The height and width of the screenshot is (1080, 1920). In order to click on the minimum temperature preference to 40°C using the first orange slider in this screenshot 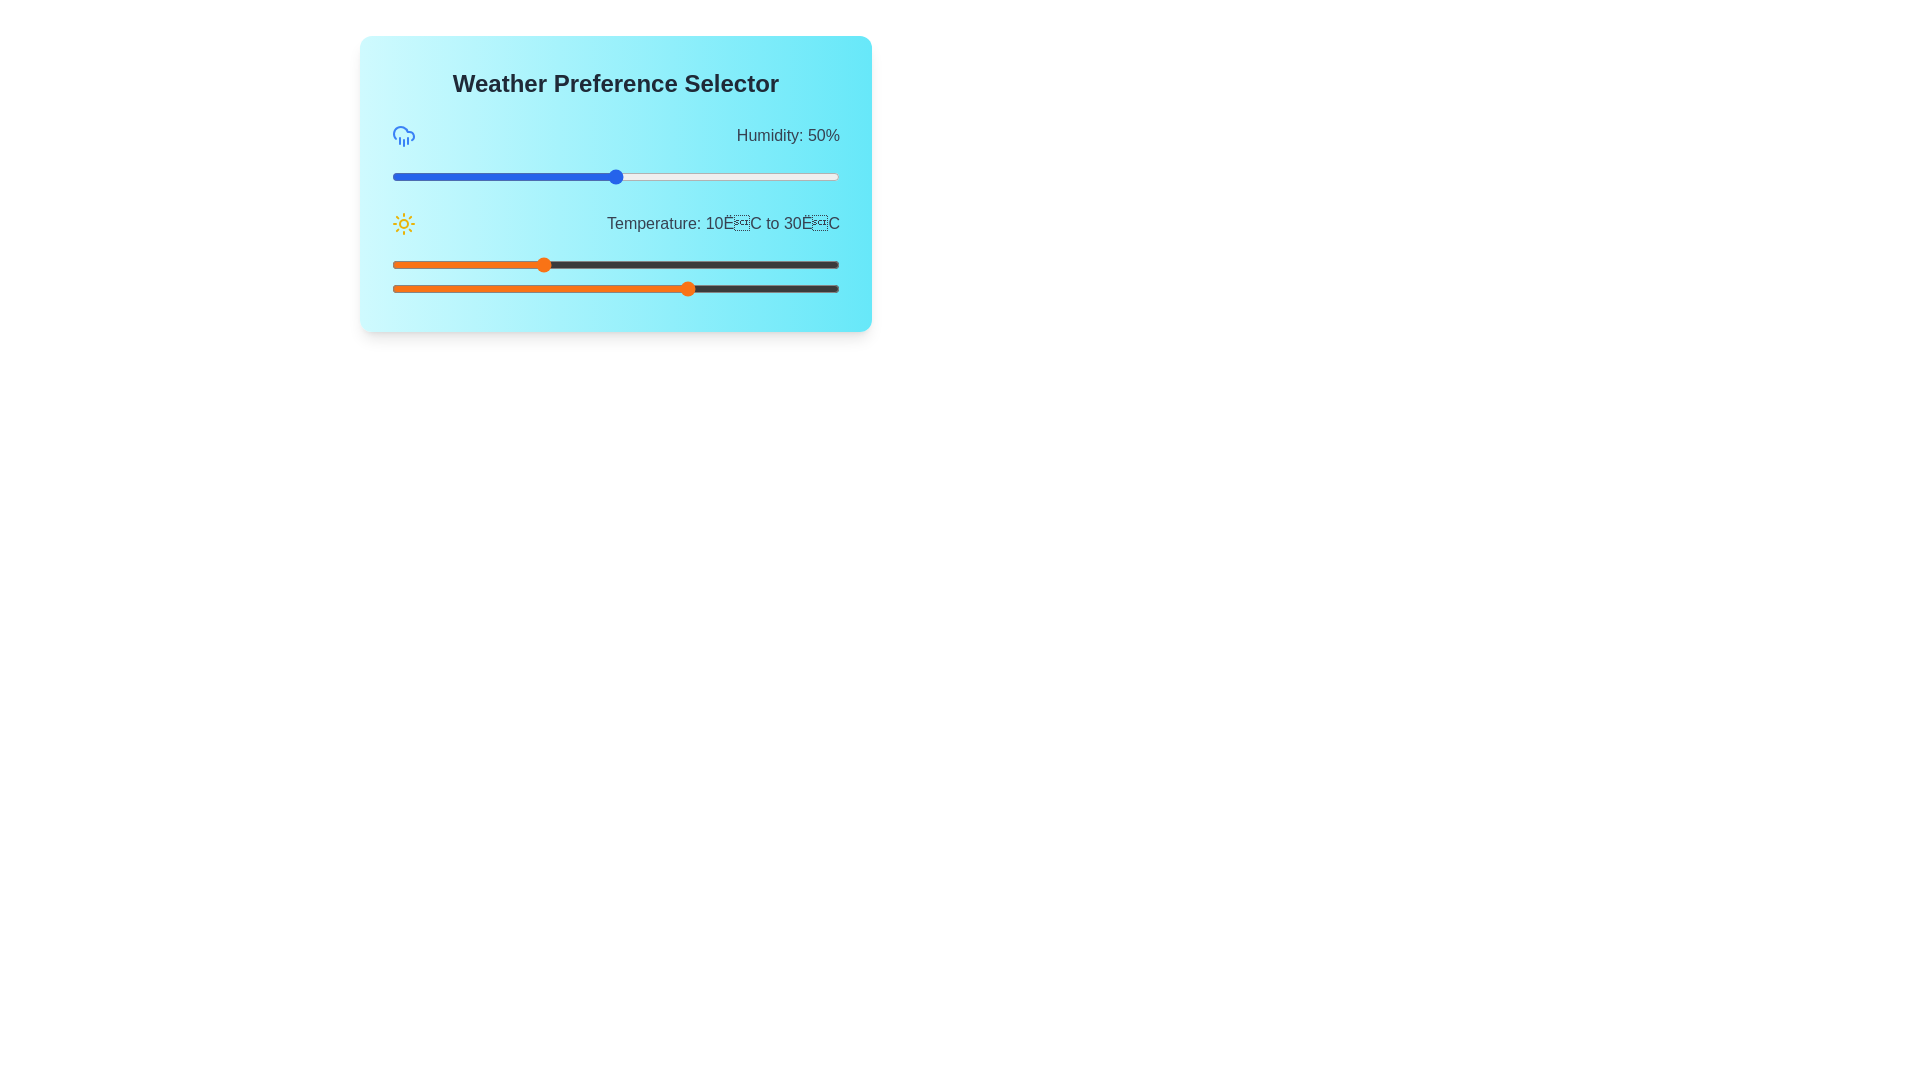, I will do `click(764, 264)`.